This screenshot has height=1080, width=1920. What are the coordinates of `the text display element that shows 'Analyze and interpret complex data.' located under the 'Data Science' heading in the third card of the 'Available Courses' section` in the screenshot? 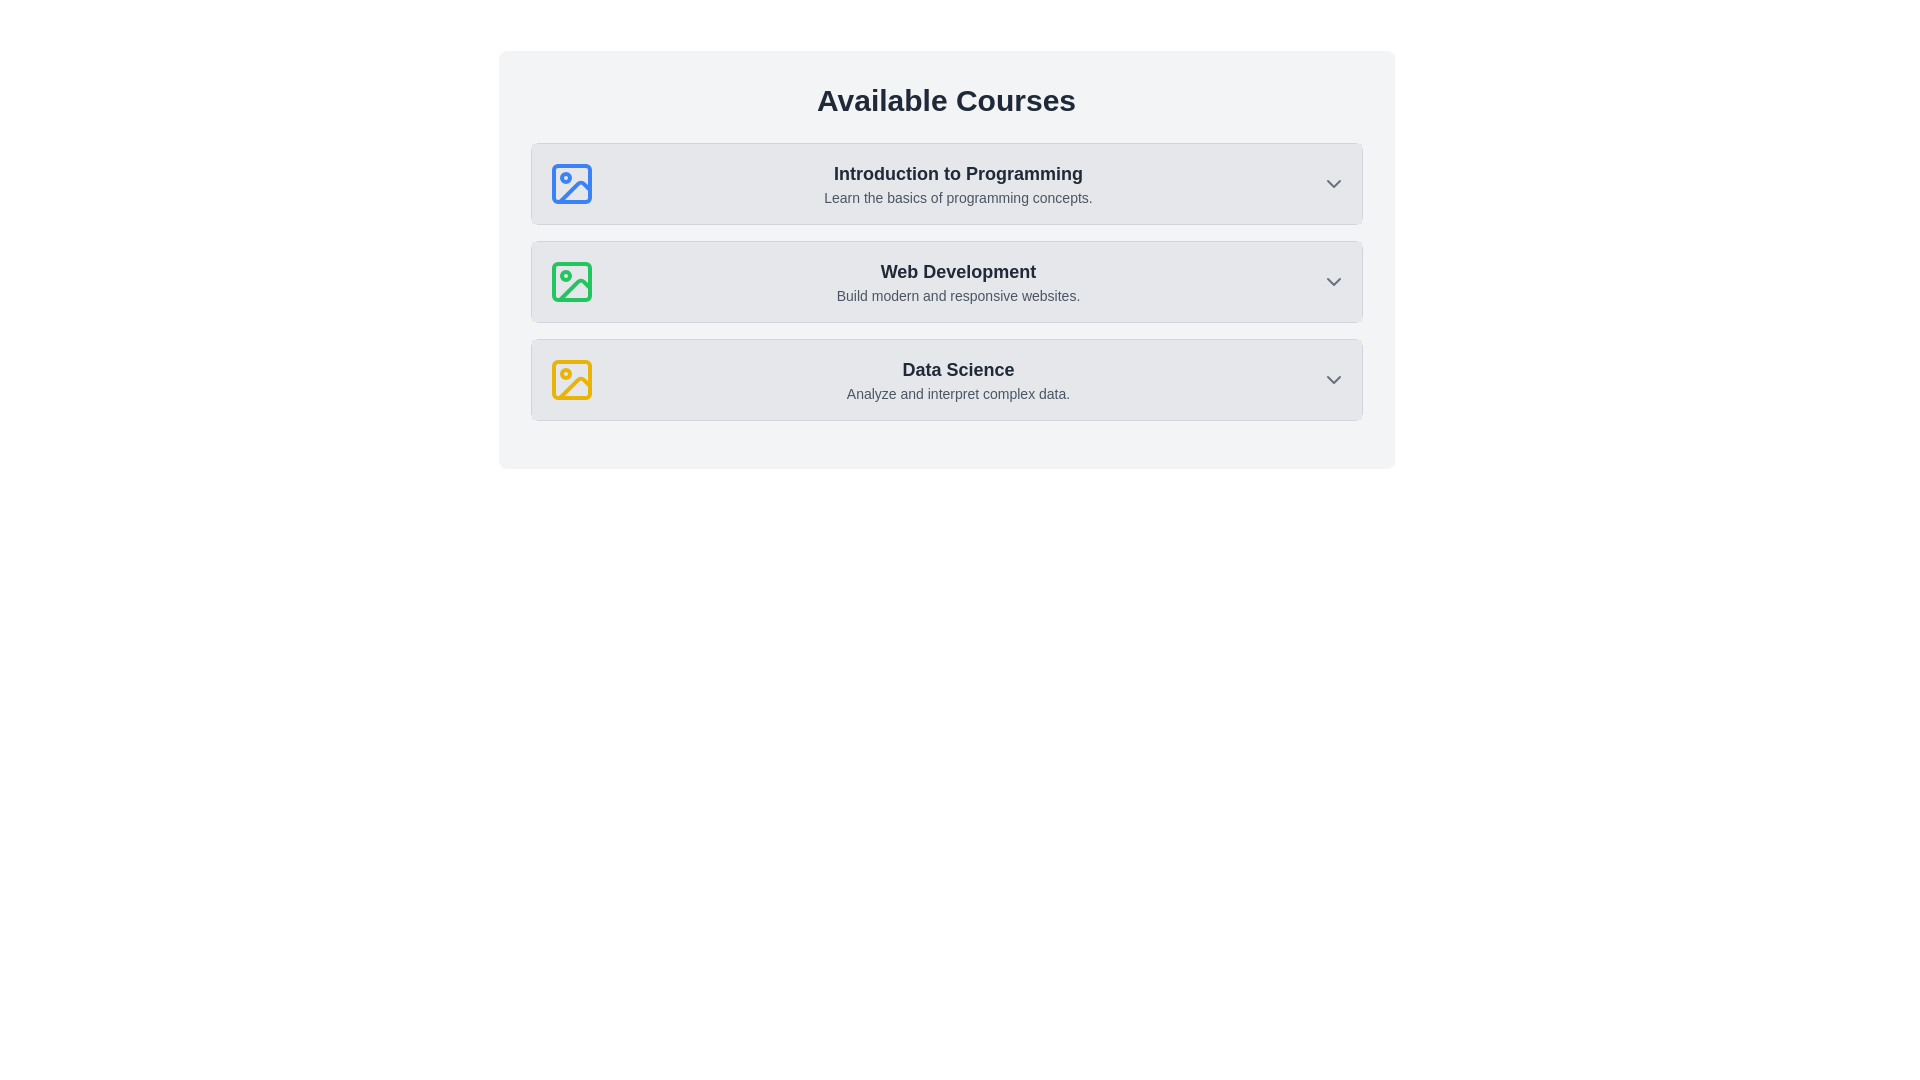 It's located at (957, 393).